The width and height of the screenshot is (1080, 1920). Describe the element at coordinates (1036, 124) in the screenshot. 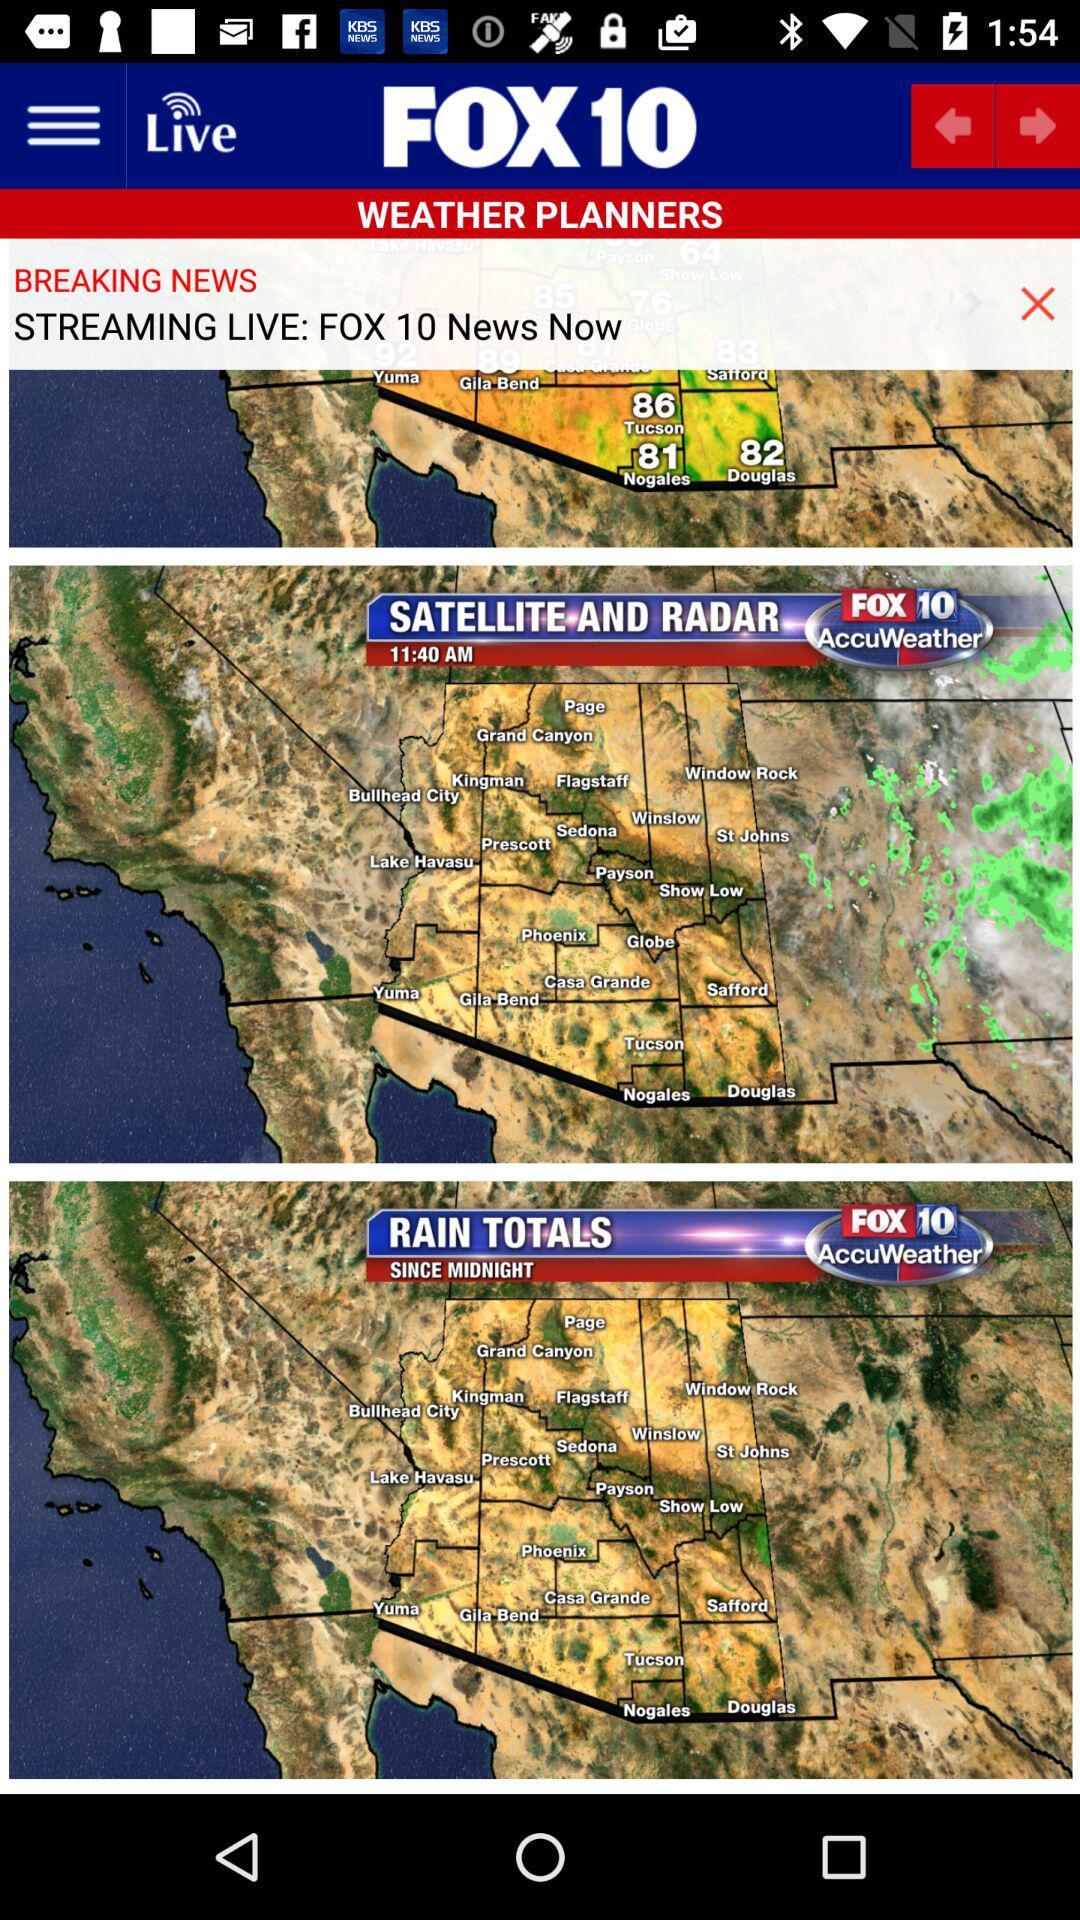

I see `the arrow_forward icon` at that location.